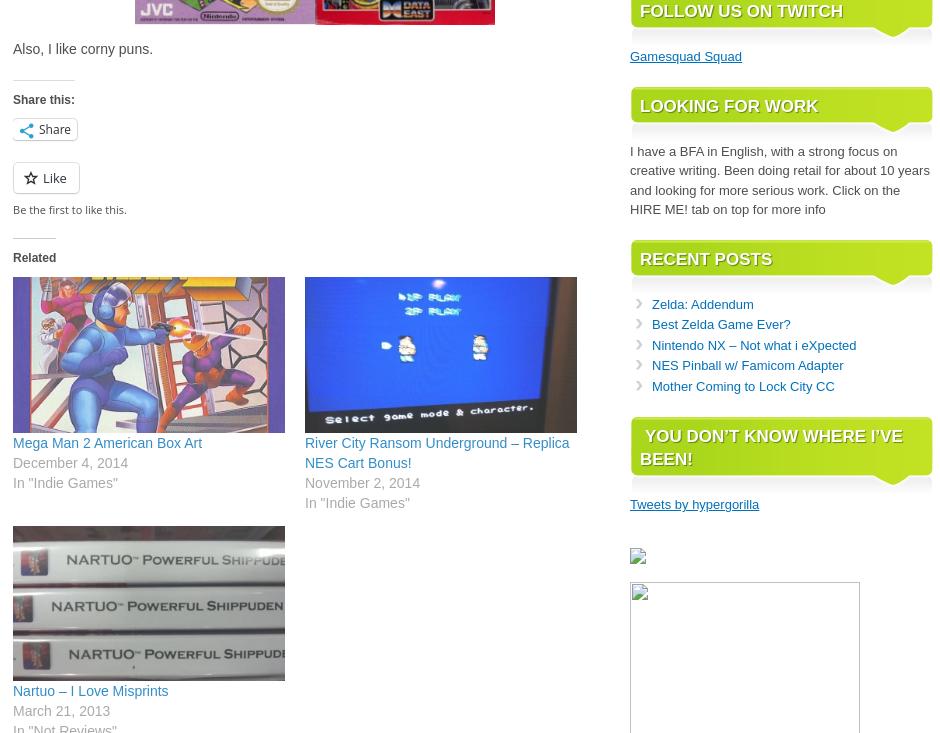  Describe the element at coordinates (701, 302) in the screenshot. I see `'Zelda: Addendum'` at that location.